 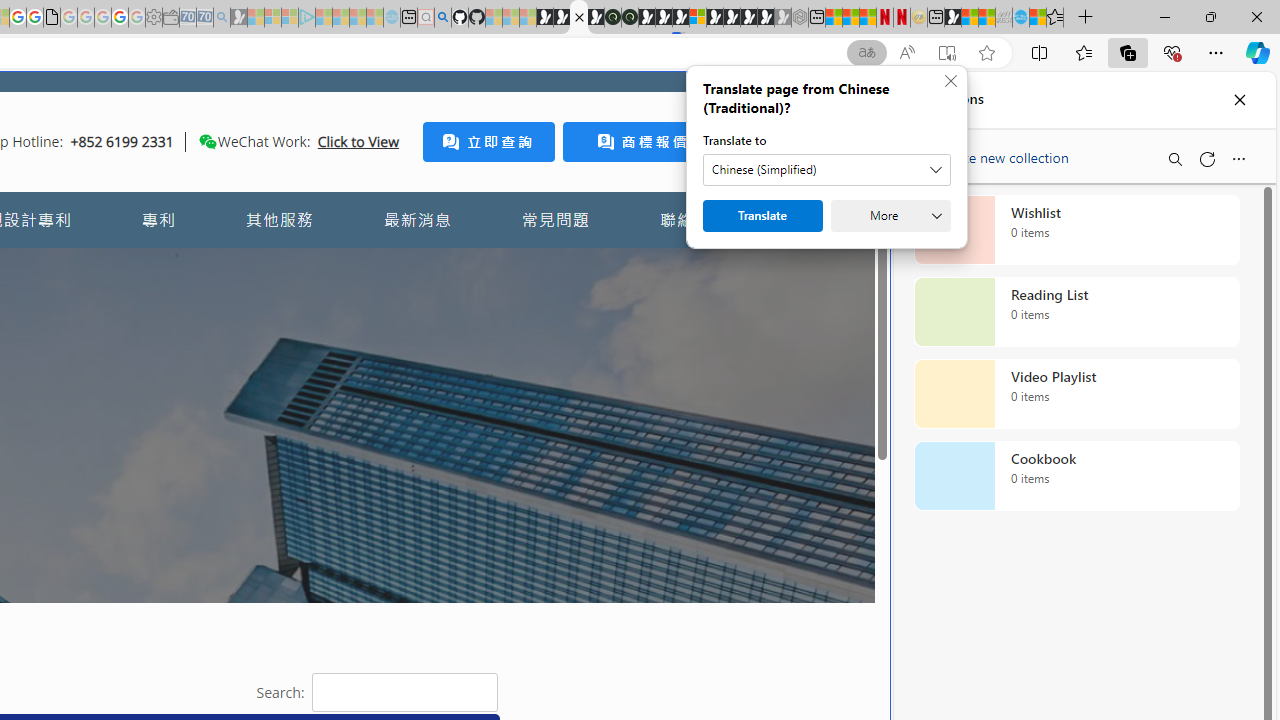 What do you see at coordinates (761, 216) in the screenshot?
I see `'Translate'` at bounding box center [761, 216].